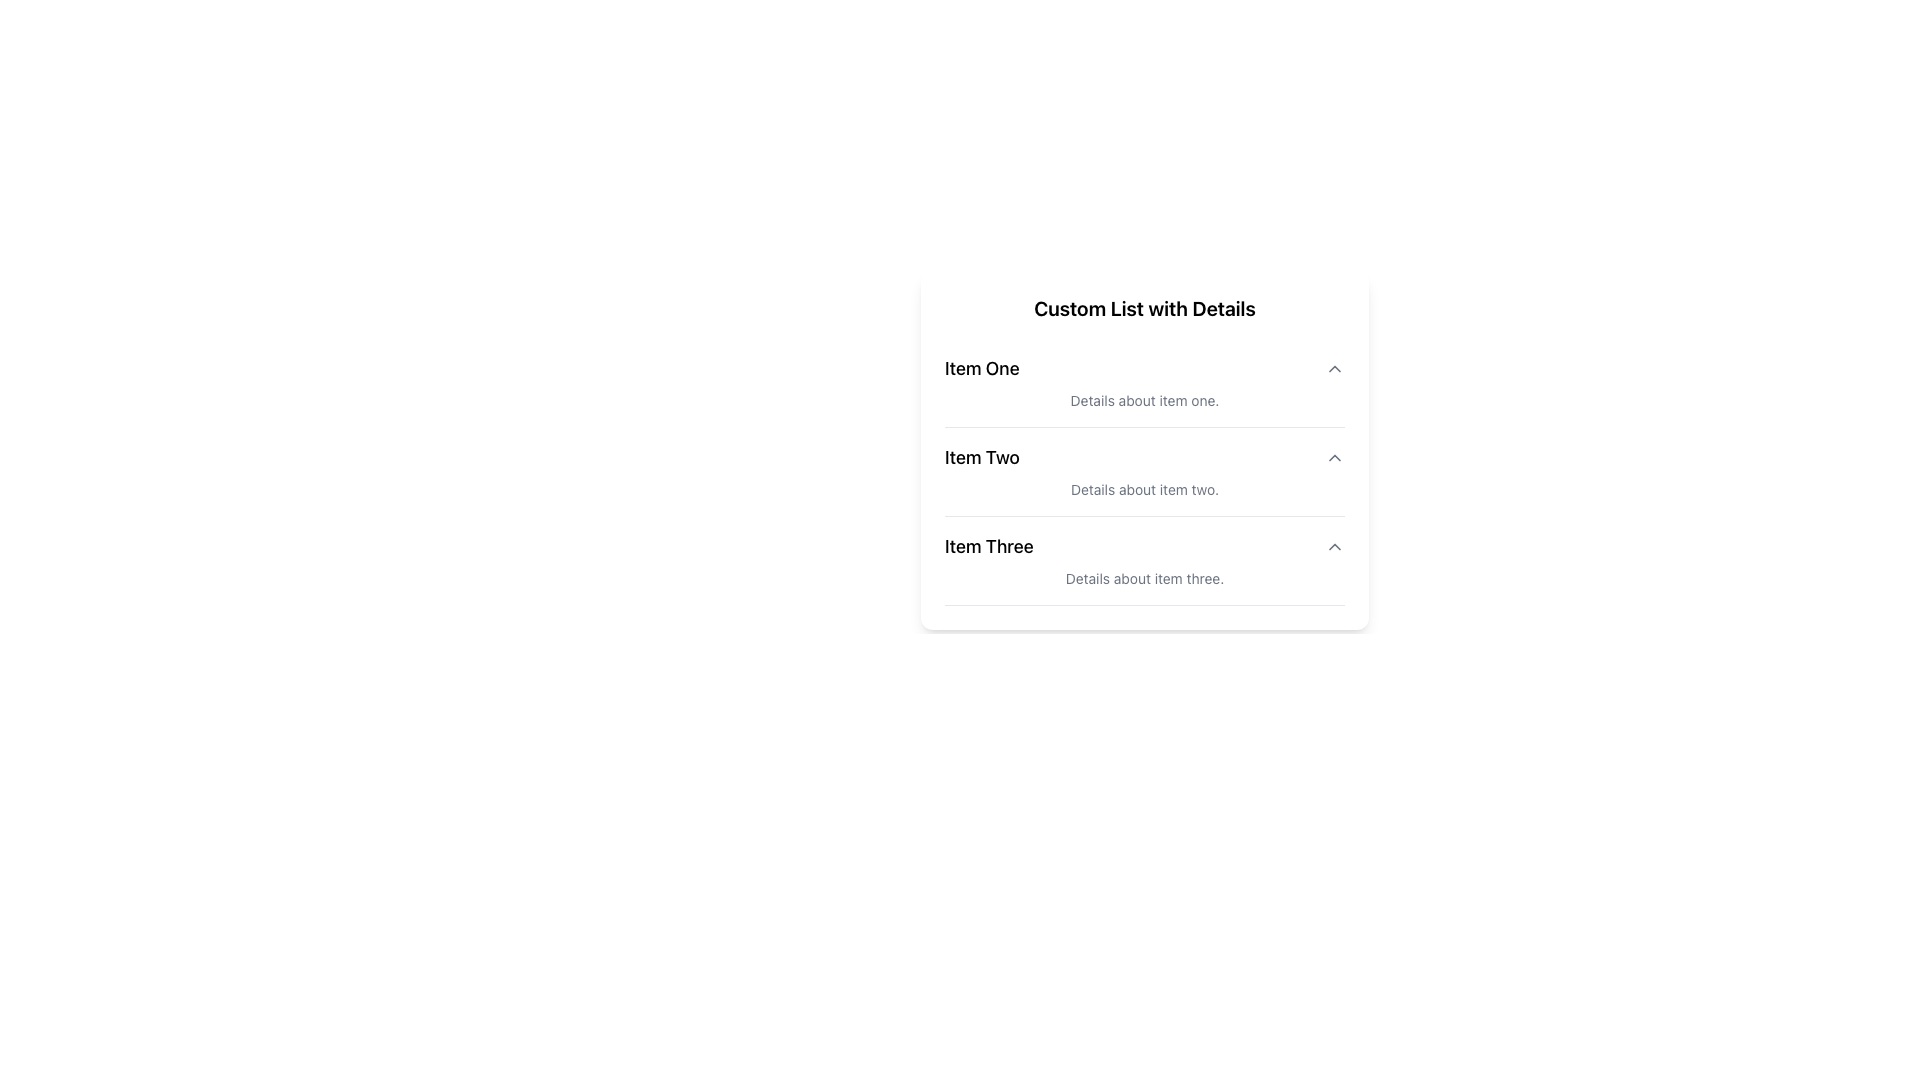  Describe the element at coordinates (1334, 369) in the screenshot. I see `the small upward-pointing chevron icon located to the right of 'Item One' to observe the style change` at that location.